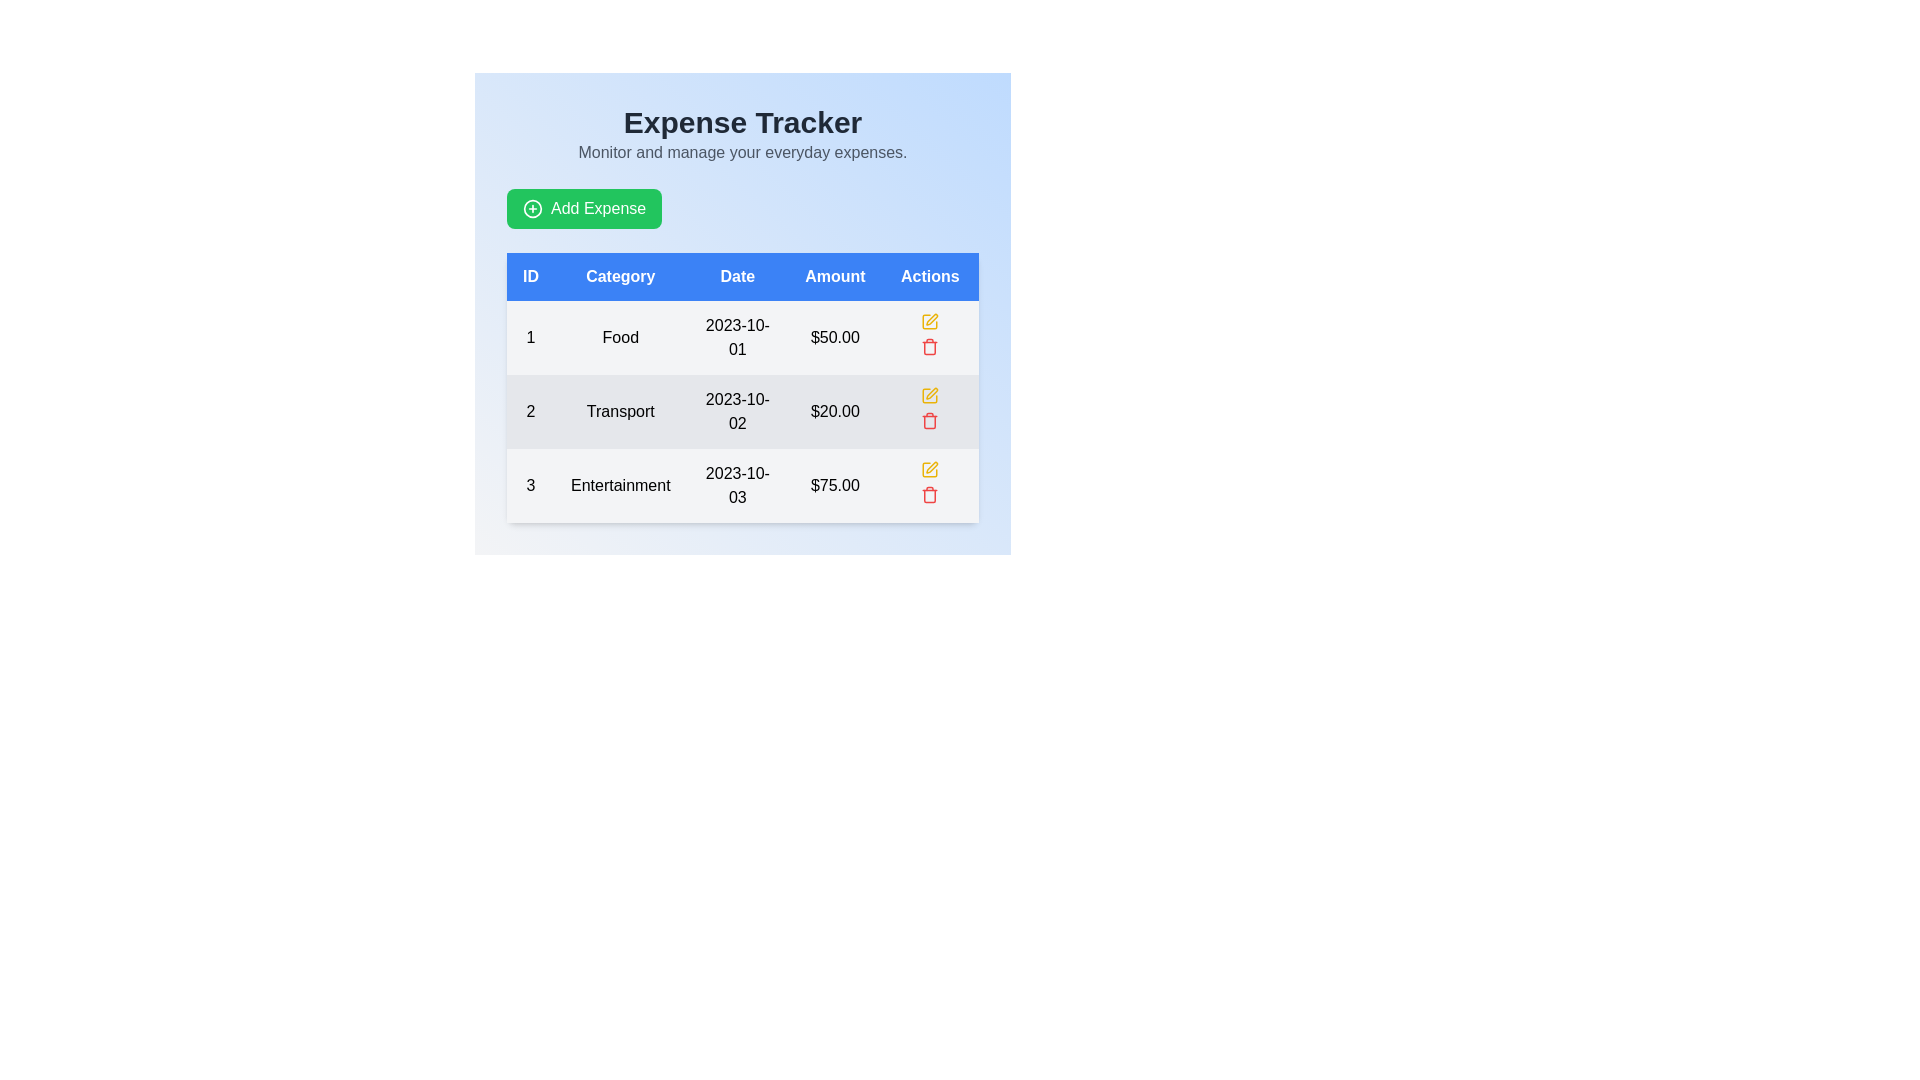  What do you see at coordinates (929, 494) in the screenshot?
I see `the delete icon button located in the 'Actions' column of the data table for the third row, which corresponds to the 'Entertainment' expense` at bounding box center [929, 494].